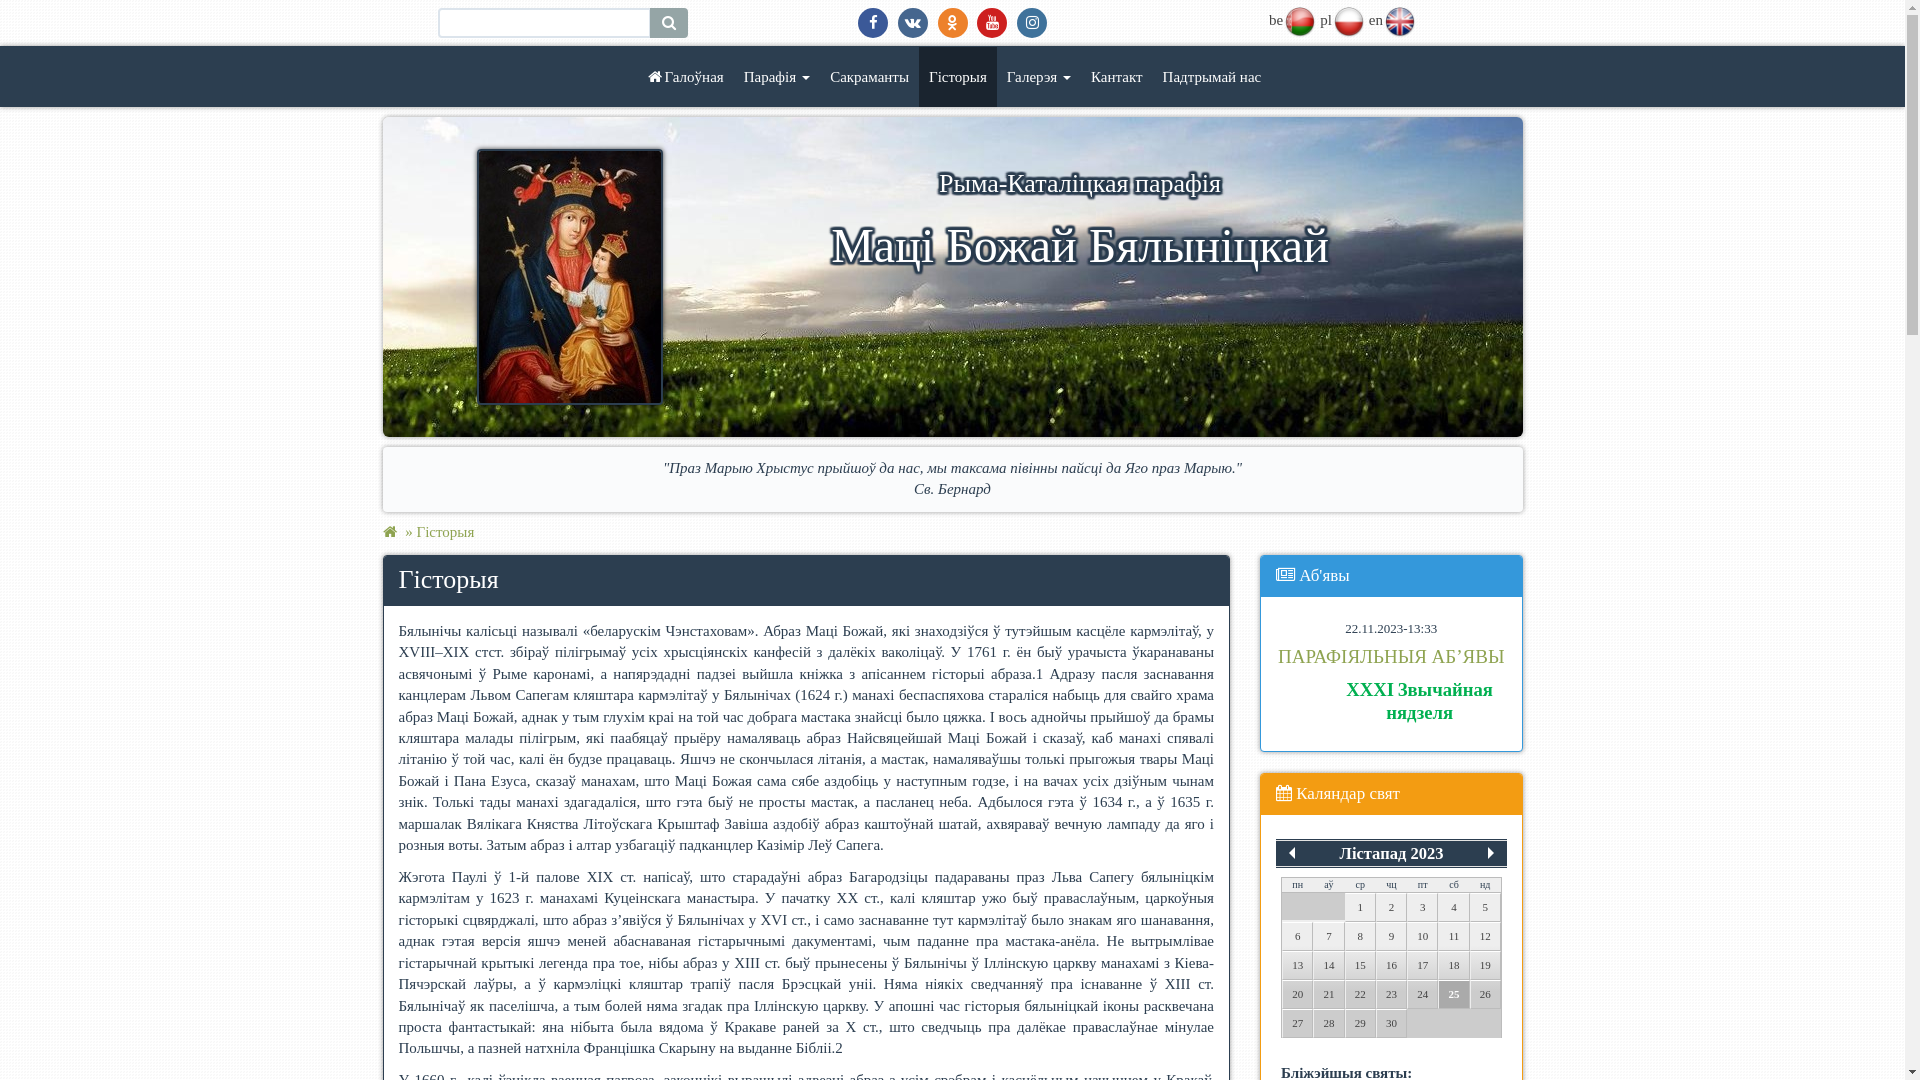 The width and height of the screenshot is (1920, 1080). I want to click on '4', so click(1453, 907).